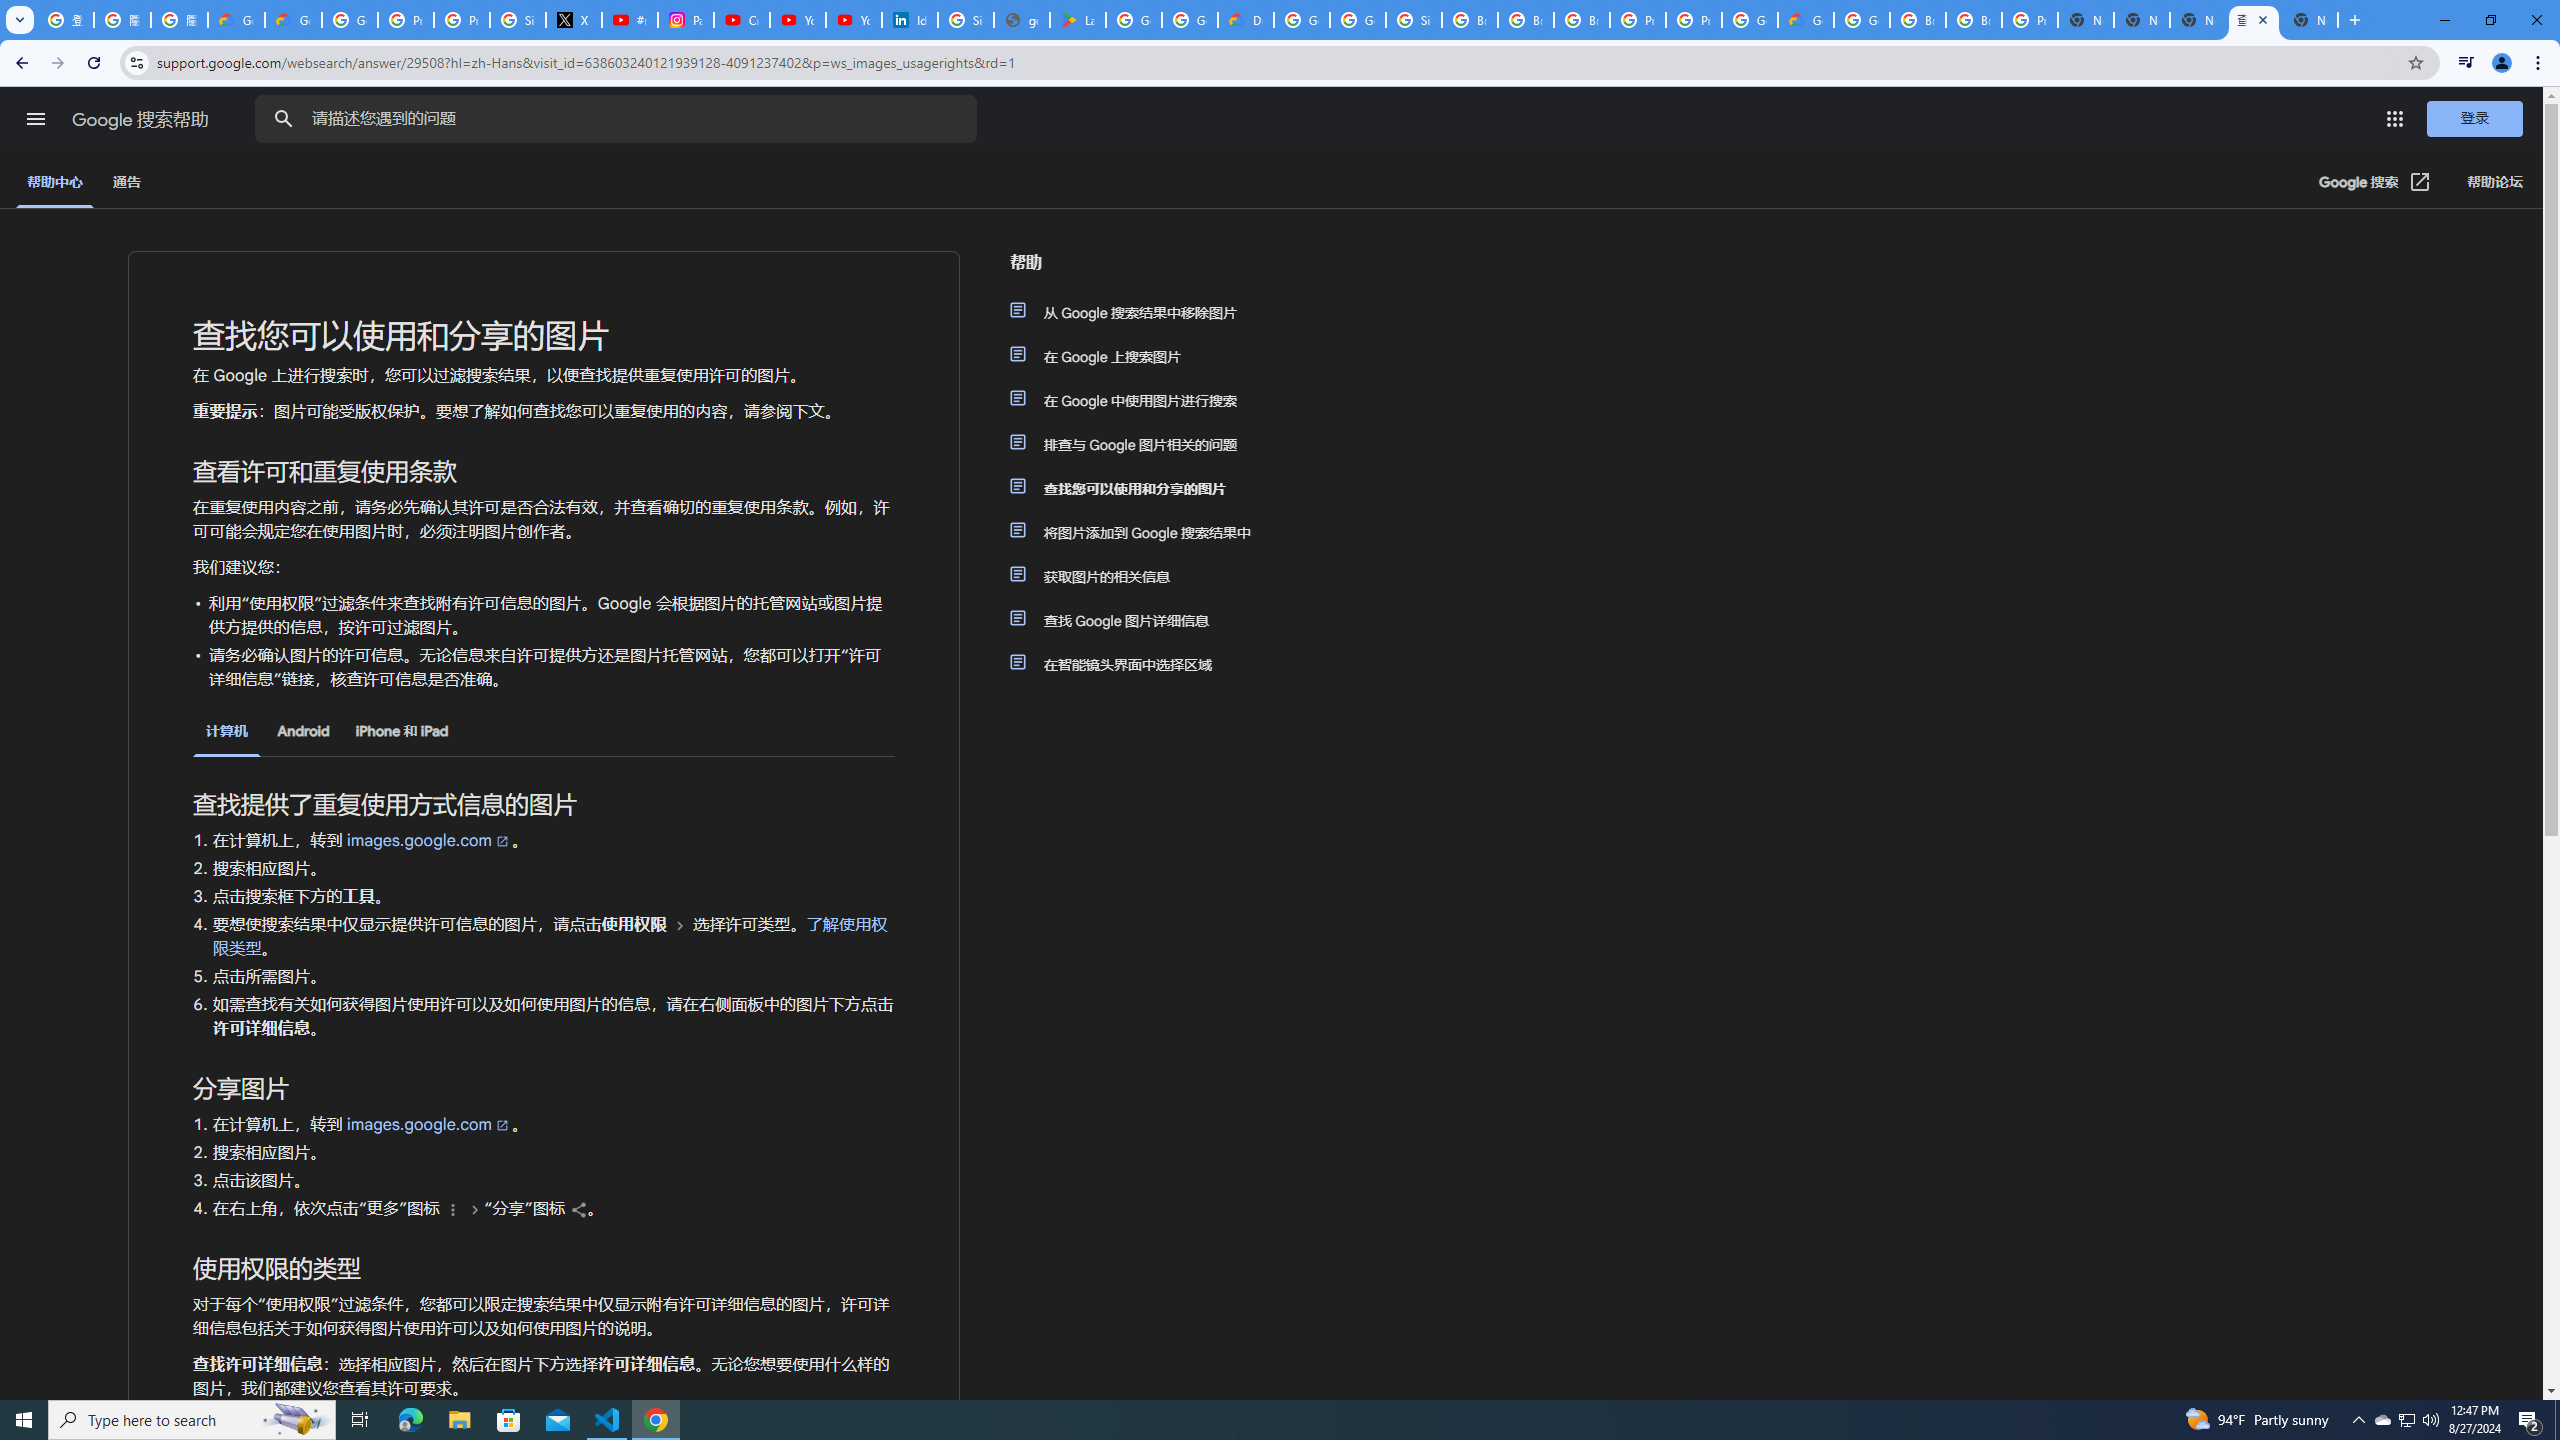 Image resolution: width=2560 pixels, height=1440 pixels. Describe the element at coordinates (1974, 19) in the screenshot. I see `'Browse Chrome as a guest - Computer - Google Chrome Help'` at that location.